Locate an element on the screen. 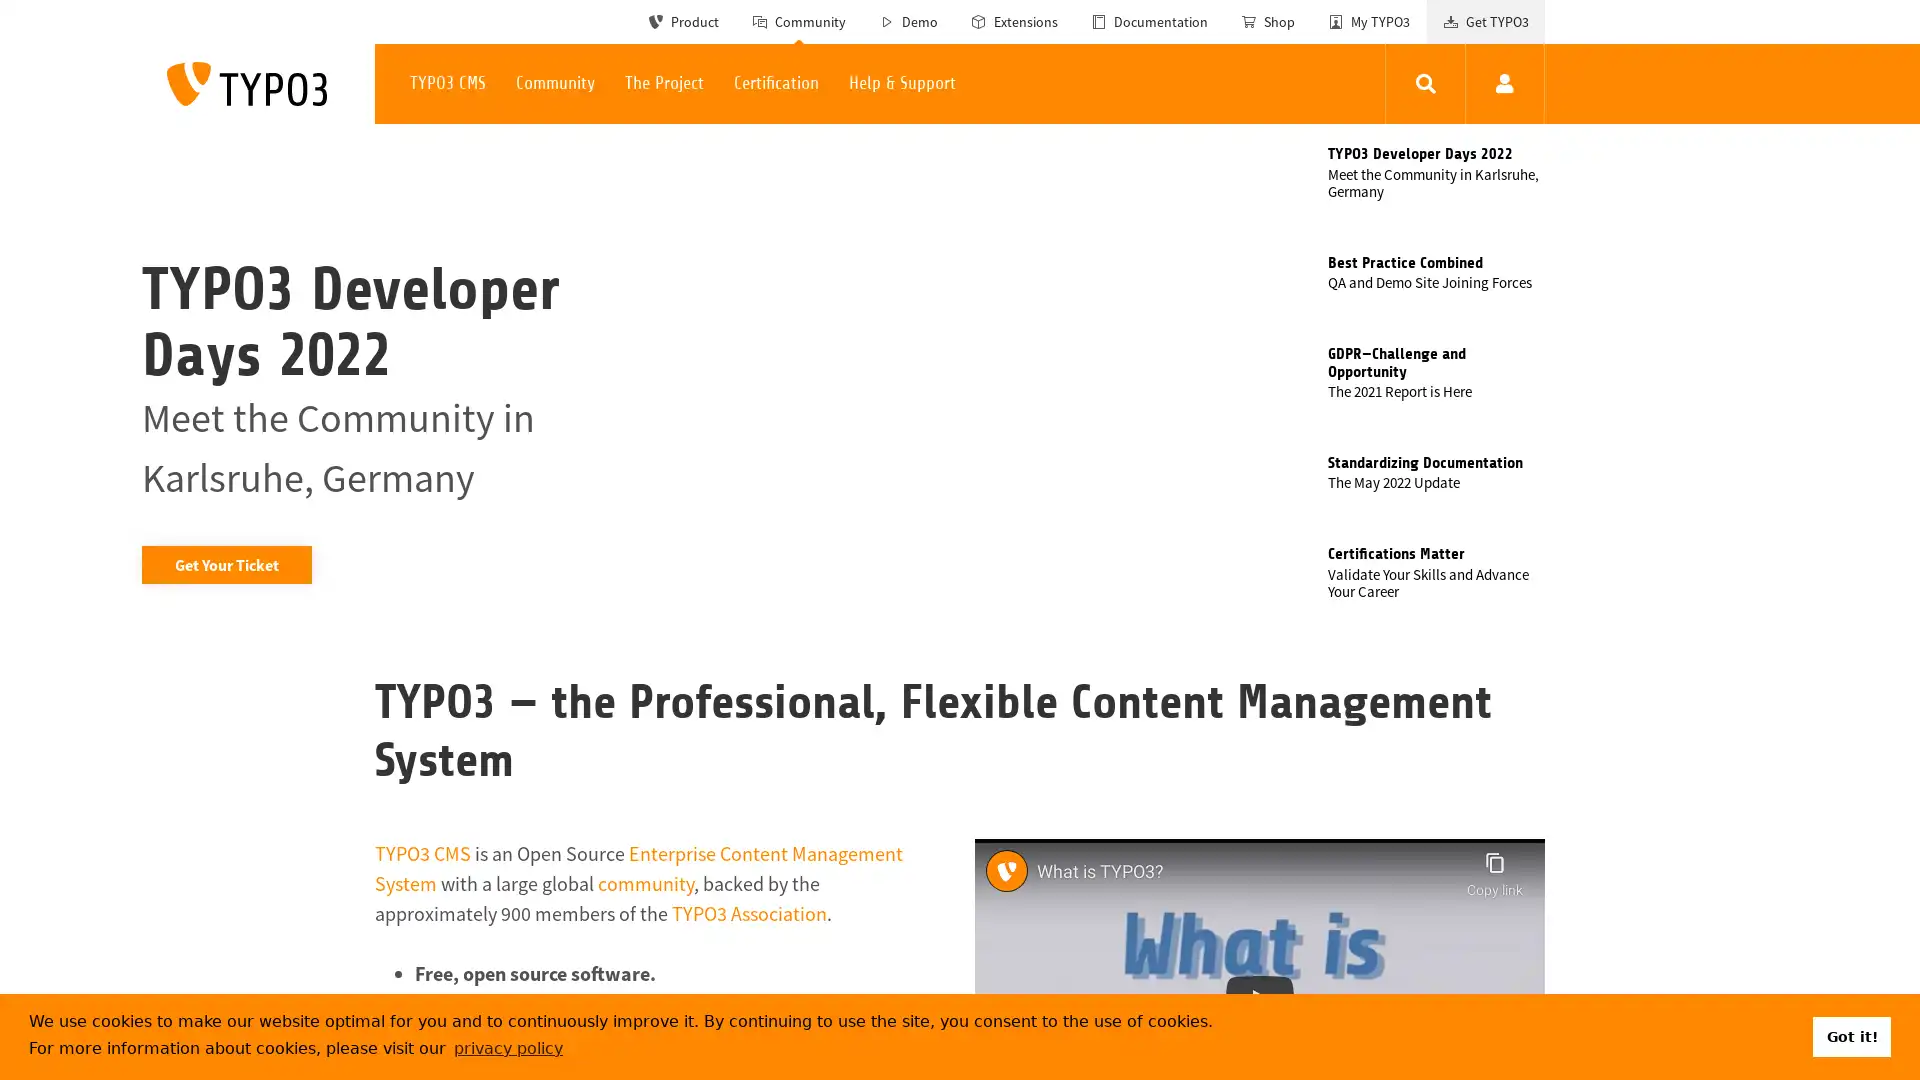  dismiss cookie message is located at coordinates (1851, 1035).